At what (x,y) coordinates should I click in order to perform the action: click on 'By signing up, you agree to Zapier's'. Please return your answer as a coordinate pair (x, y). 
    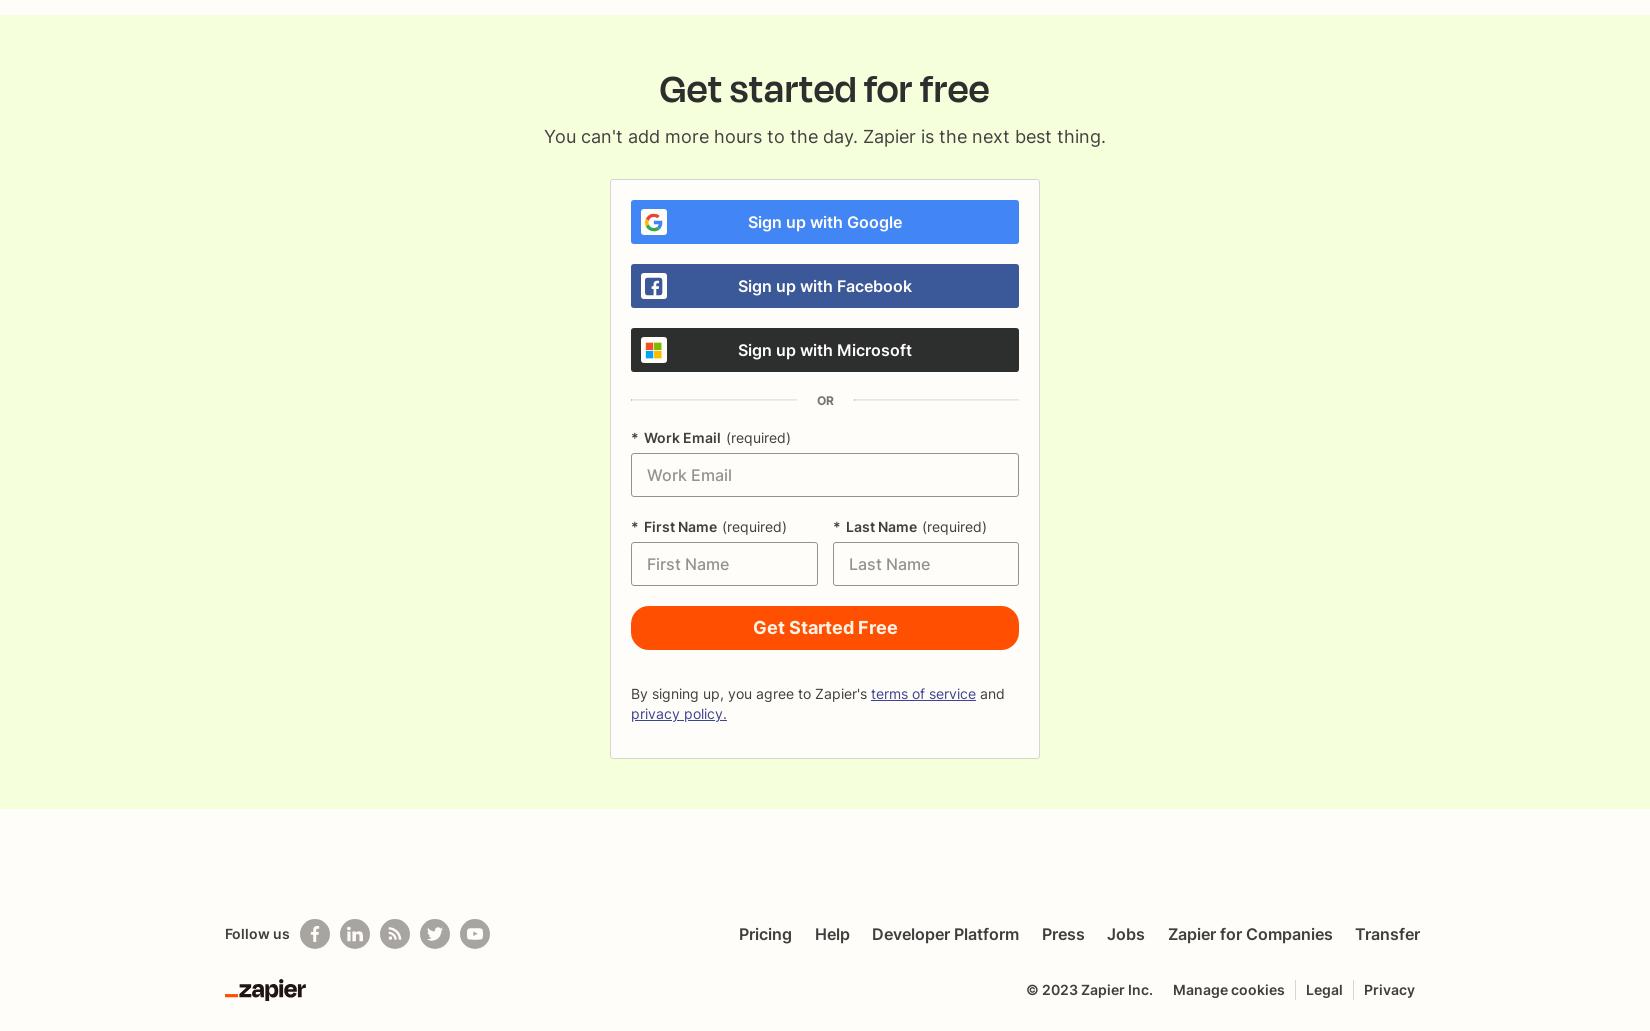
    Looking at the image, I should click on (747, 693).